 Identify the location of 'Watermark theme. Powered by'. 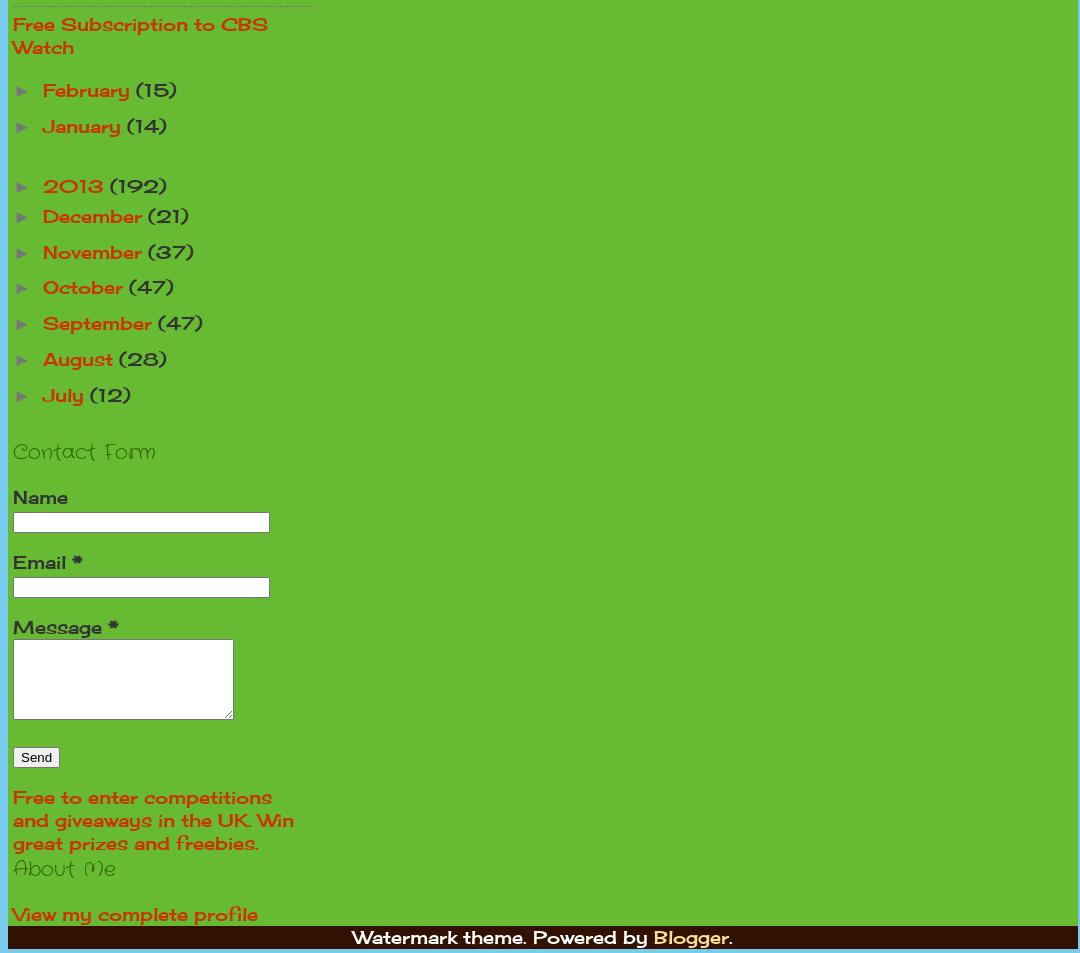
(502, 936).